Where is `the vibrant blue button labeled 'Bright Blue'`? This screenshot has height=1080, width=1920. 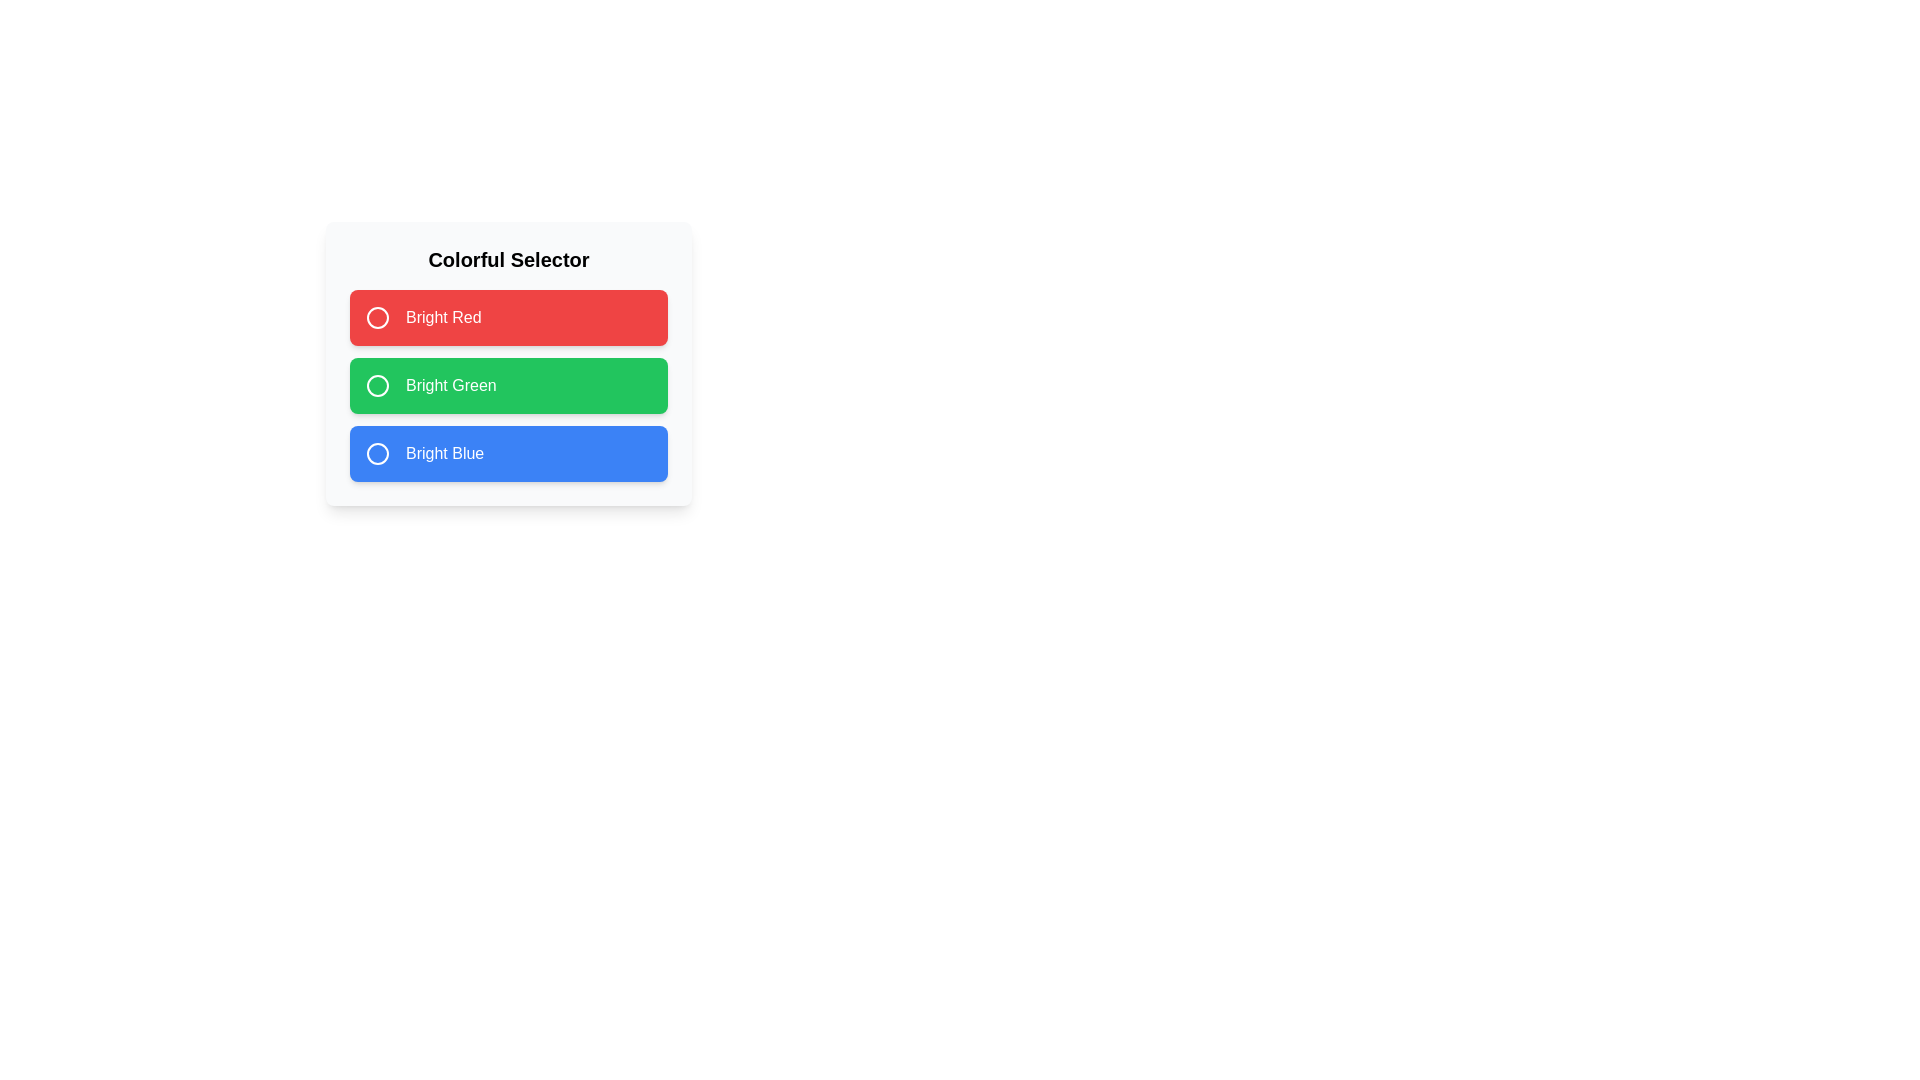 the vibrant blue button labeled 'Bright Blue' is located at coordinates (508, 454).